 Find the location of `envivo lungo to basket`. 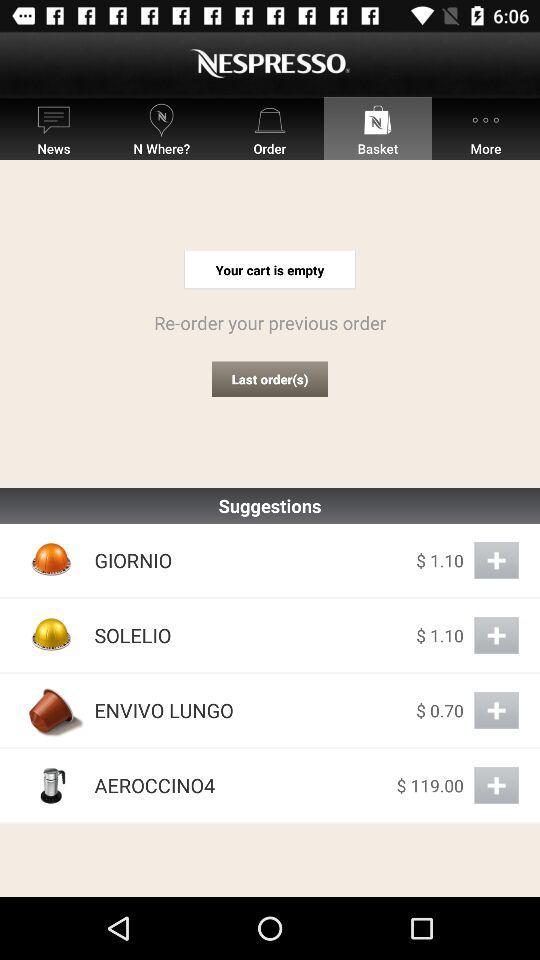

envivo lungo to basket is located at coordinates (495, 710).